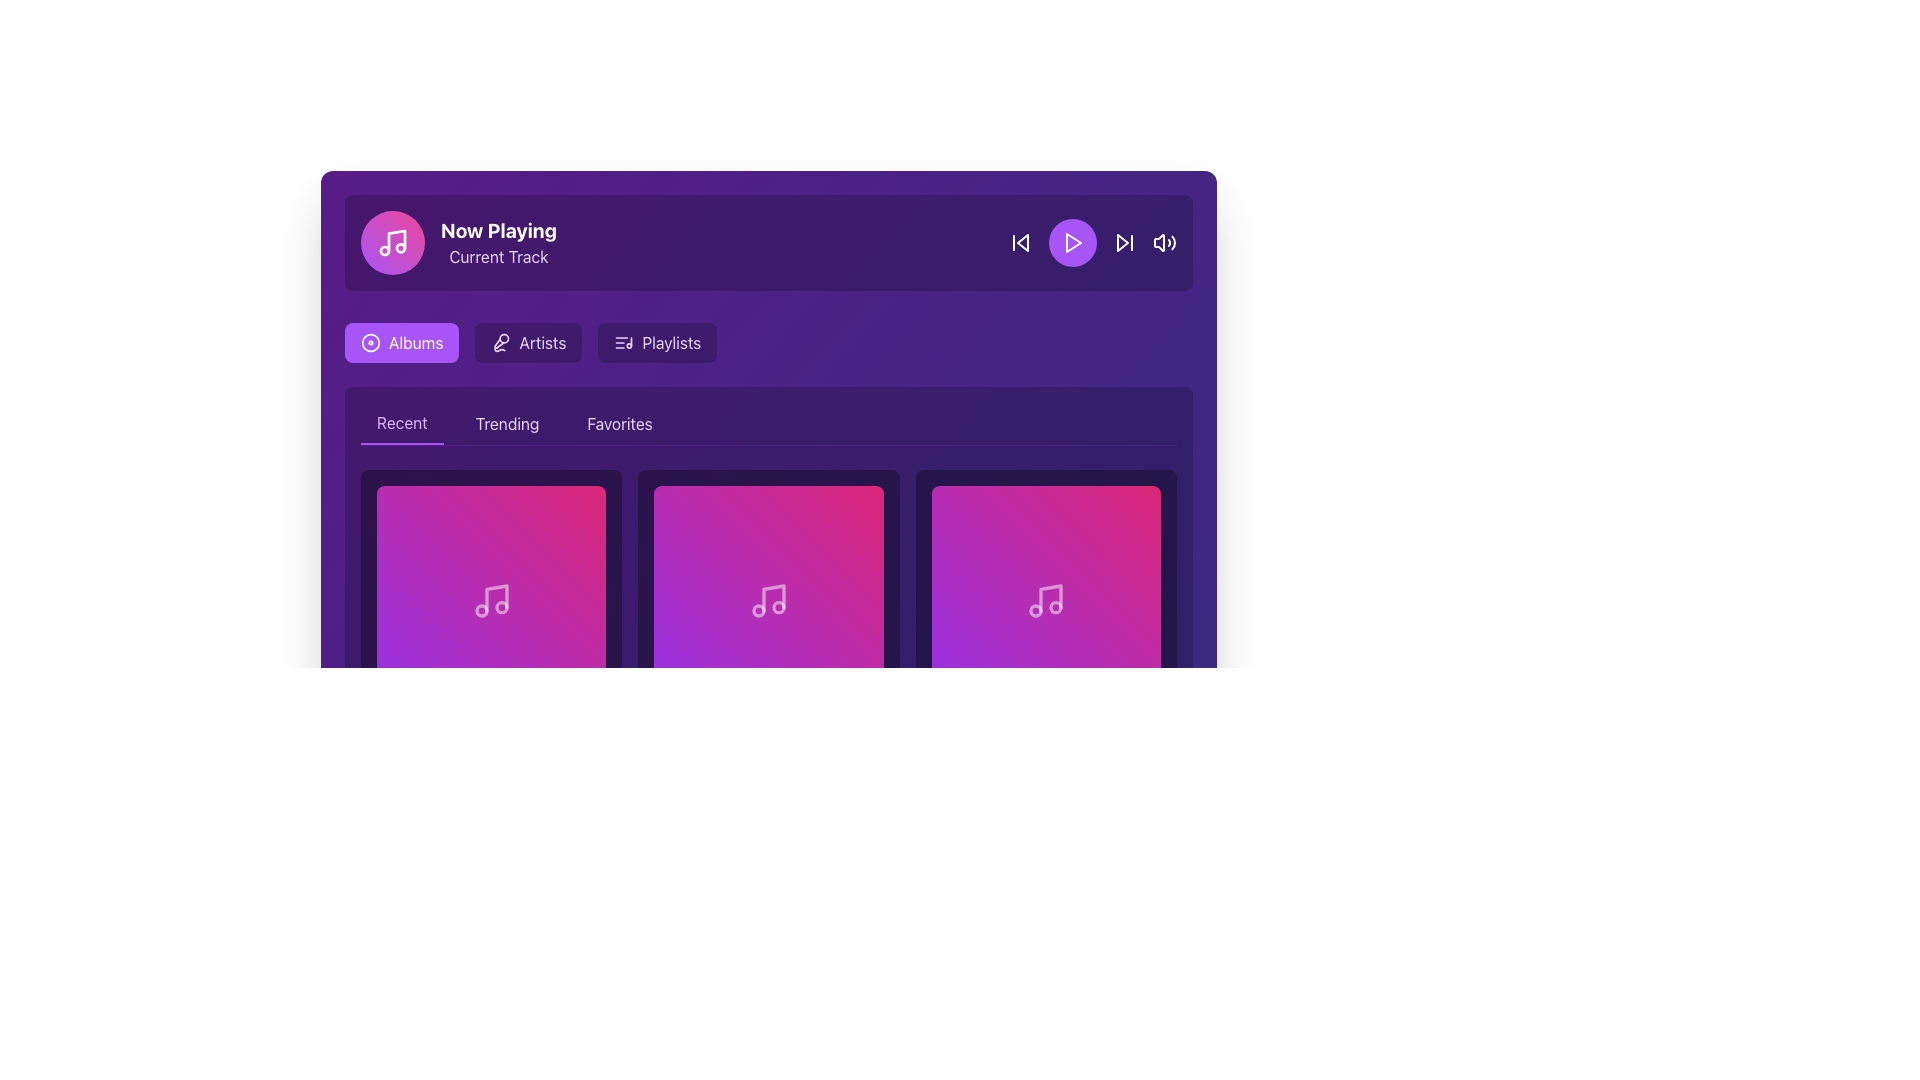 Image resolution: width=1920 pixels, height=1080 pixels. Describe the element at coordinates (401, 342) in the screenshot. I see `the Albums button located beneath the 'Now Playing' section for accessibility navigation` at that location.